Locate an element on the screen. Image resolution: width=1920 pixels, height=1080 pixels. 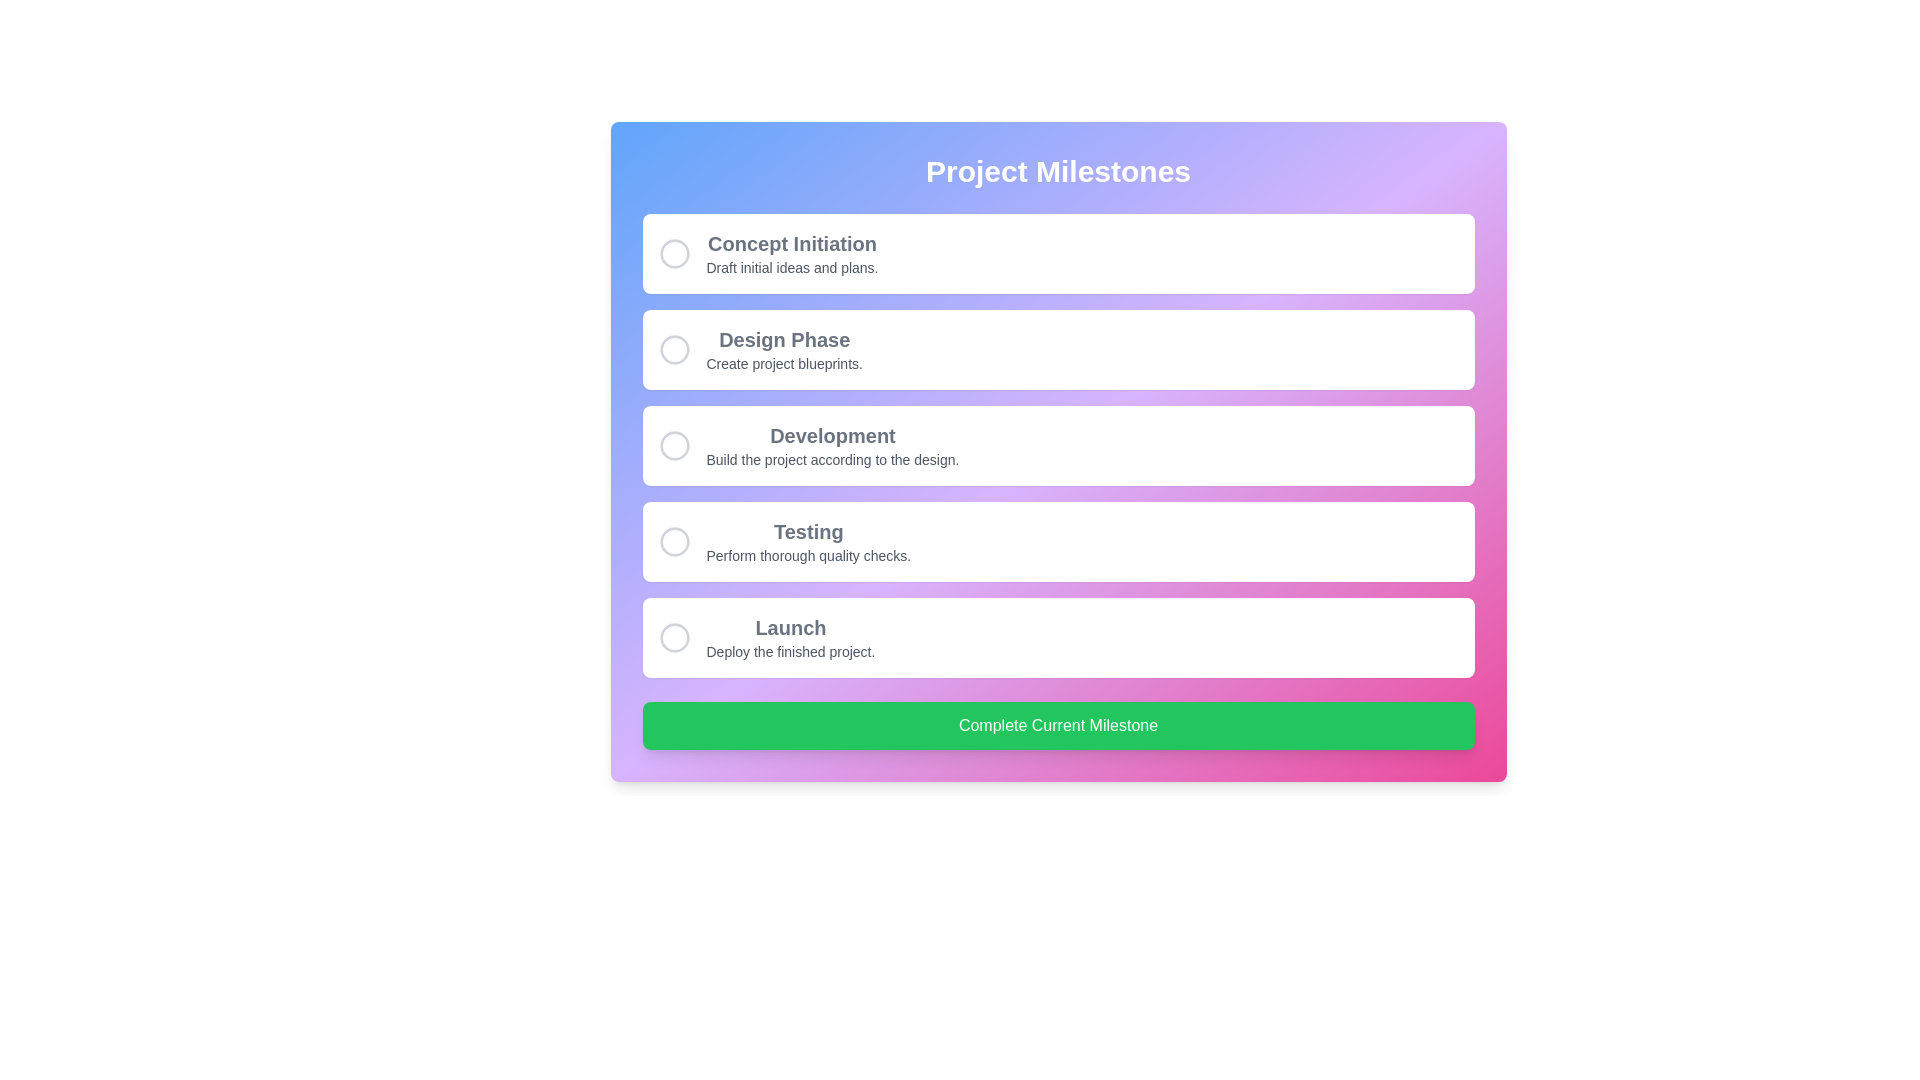
the text element that describes the 'Concept Initiation' phase, located under the header 'Concept Initiation' in the first section of a vertical list layout is located at coordinates (791, 266).